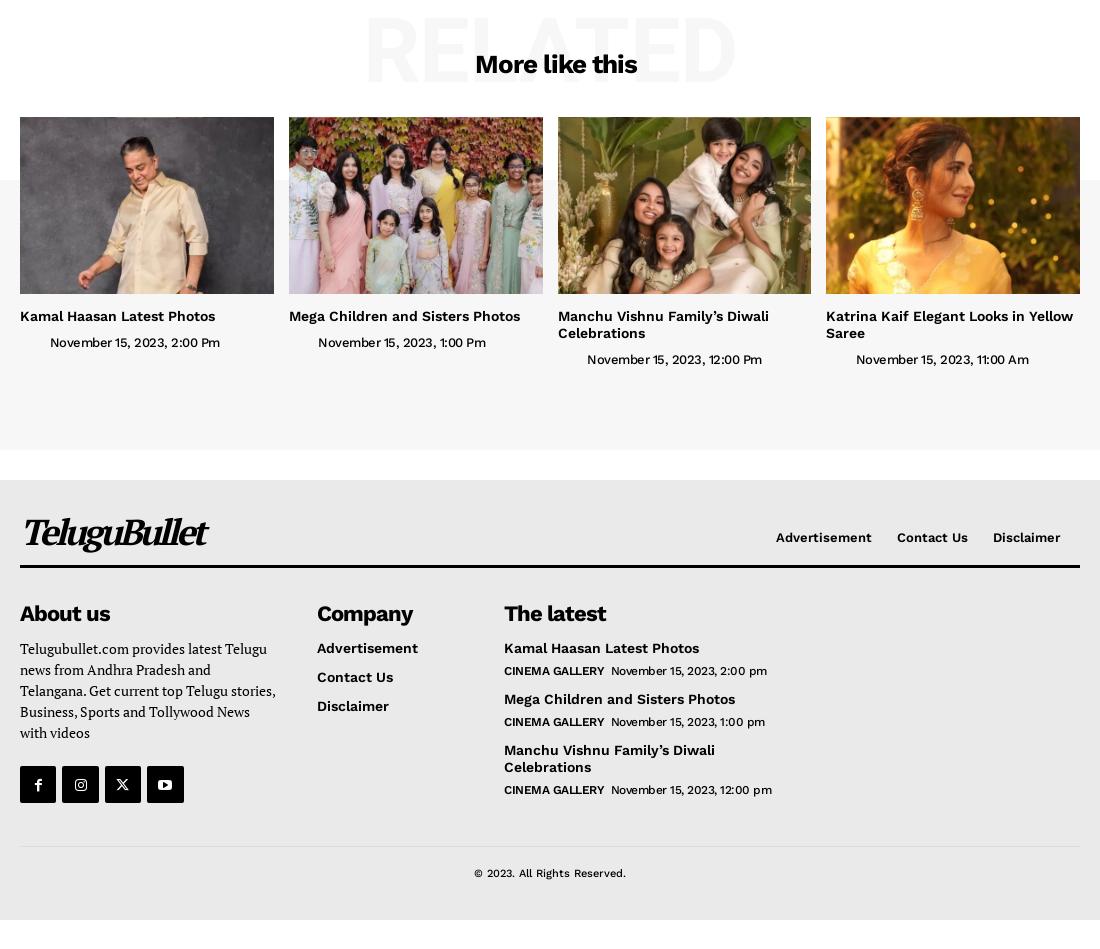 This screenshot has width=1100, height=949. I want to click on 'Company', so click(364, 612).